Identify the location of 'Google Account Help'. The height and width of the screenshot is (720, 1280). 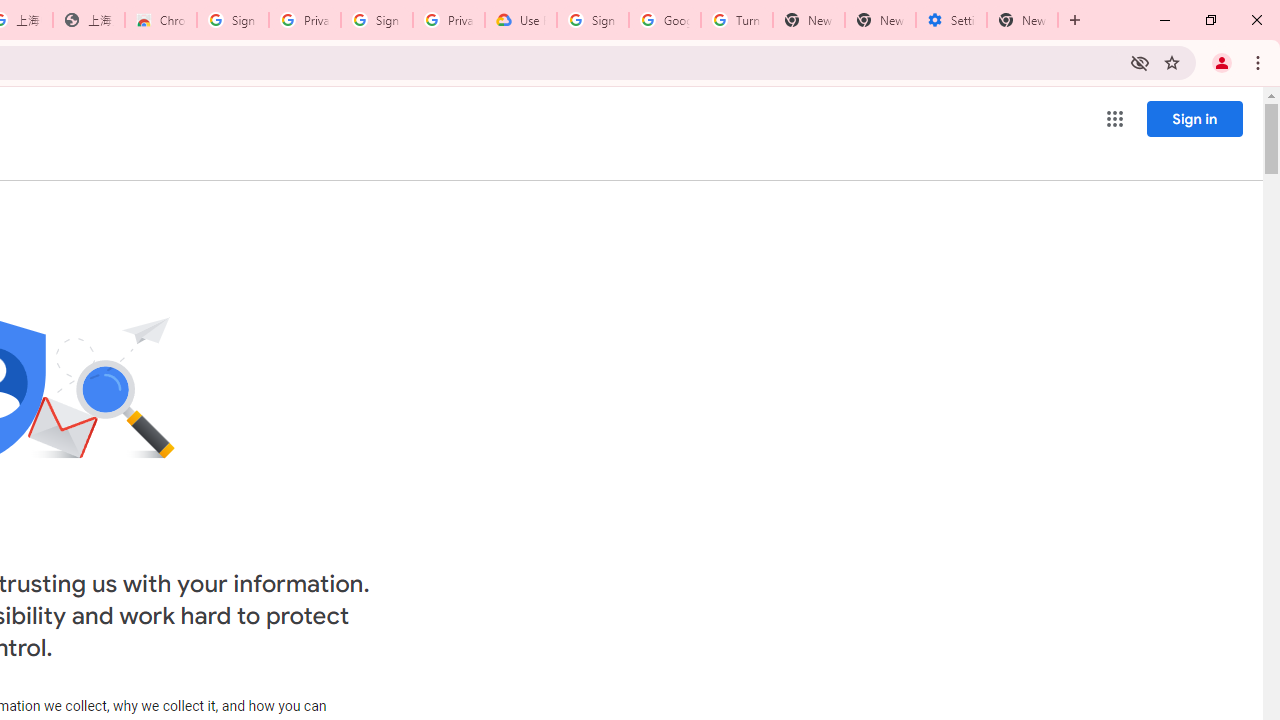
(664, 20).